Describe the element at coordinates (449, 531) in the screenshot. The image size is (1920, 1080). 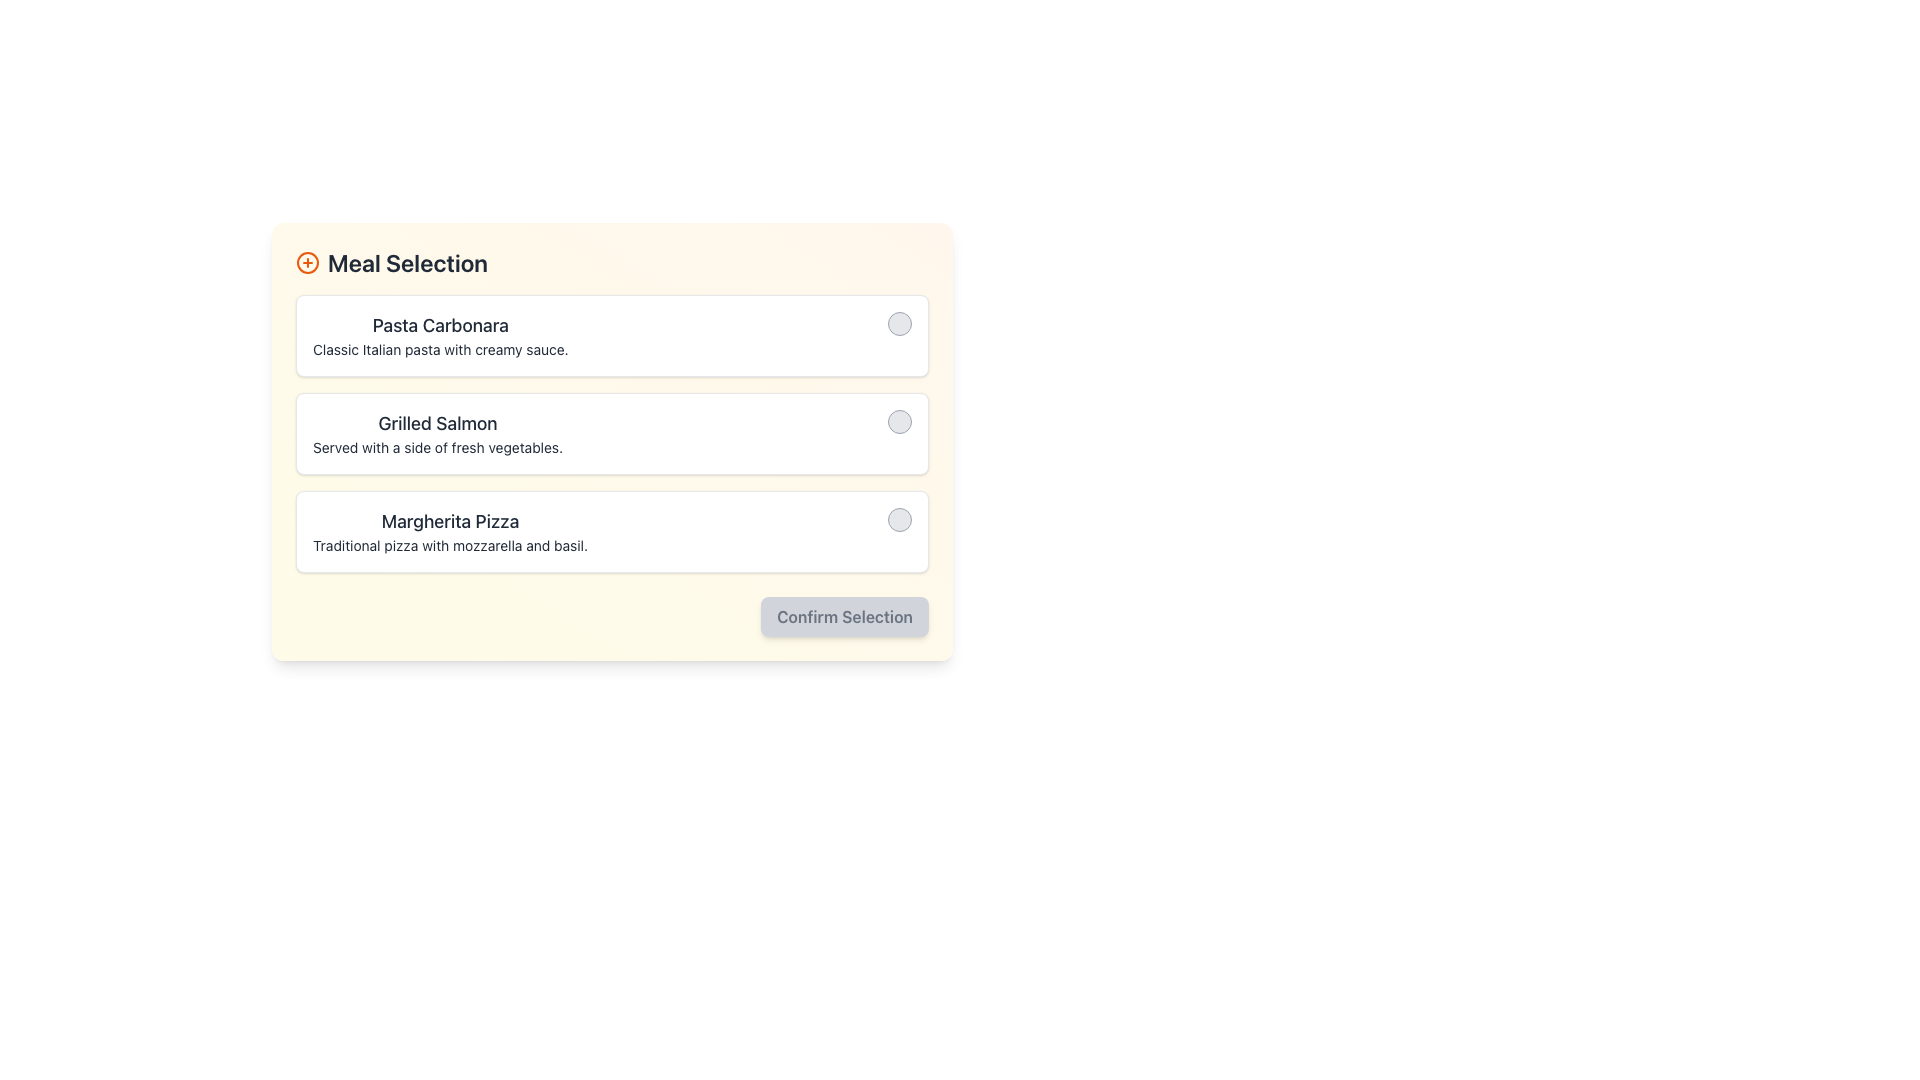
I see `text content of the 'Margherita Pizza' description text block, which is the third element in a vertical list between 'Grilled Salmon' and the 'Confirm Selection' button` at that location.